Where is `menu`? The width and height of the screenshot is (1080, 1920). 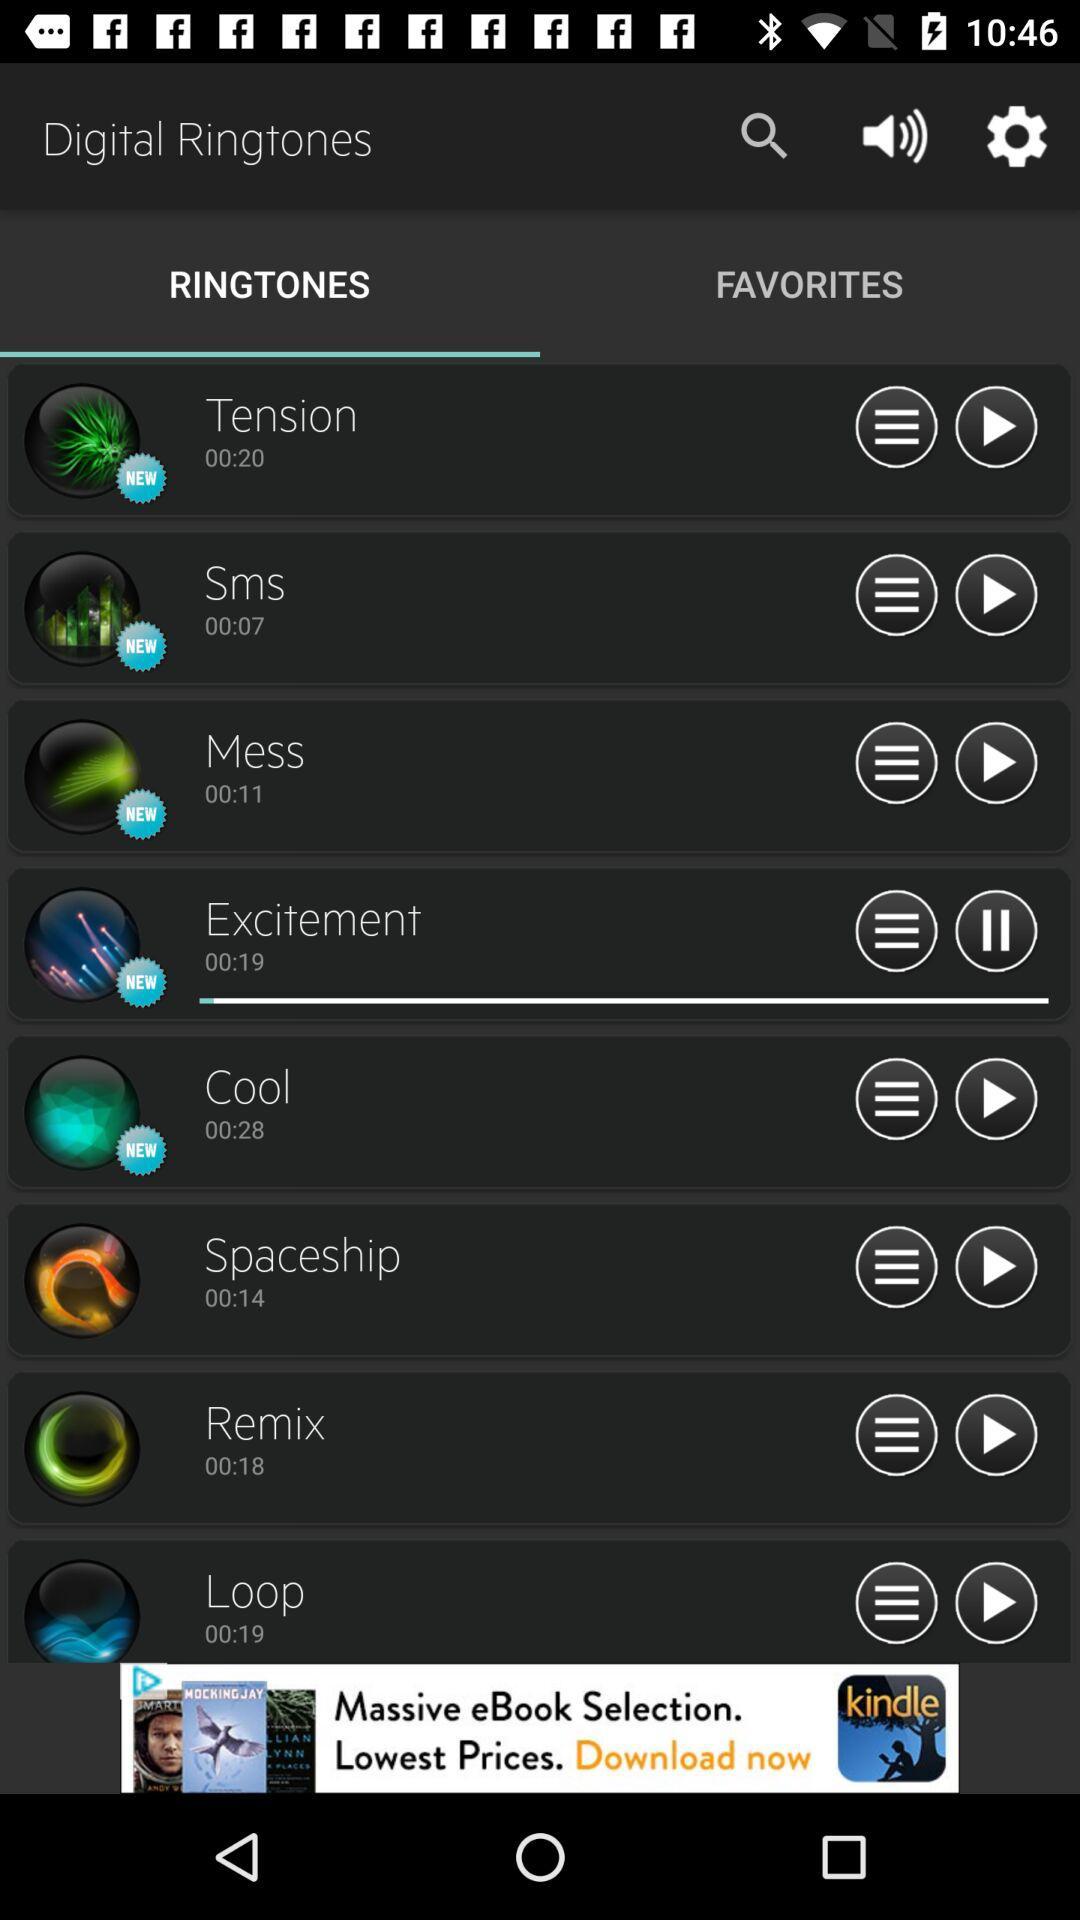 menu is located at coordinates (895, 1267).